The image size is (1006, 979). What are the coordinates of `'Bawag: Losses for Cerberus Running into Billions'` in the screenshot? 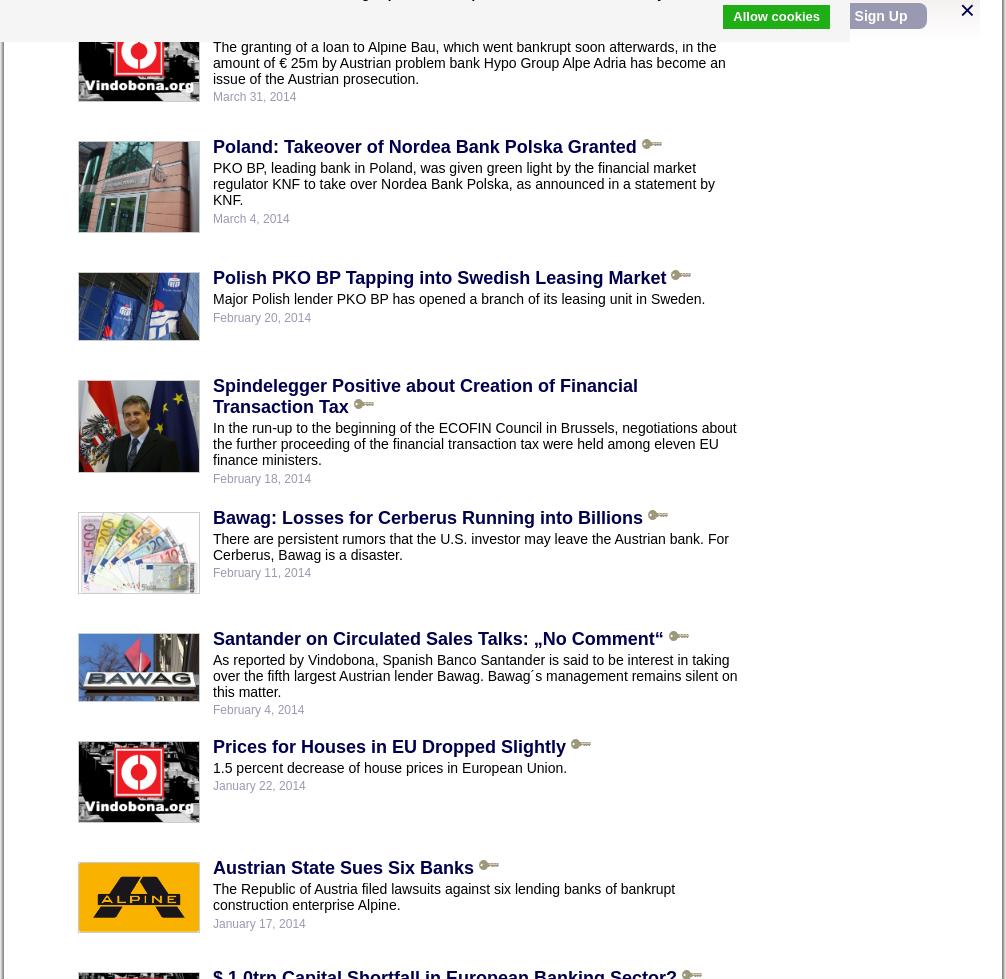 It's located at (426, 516).